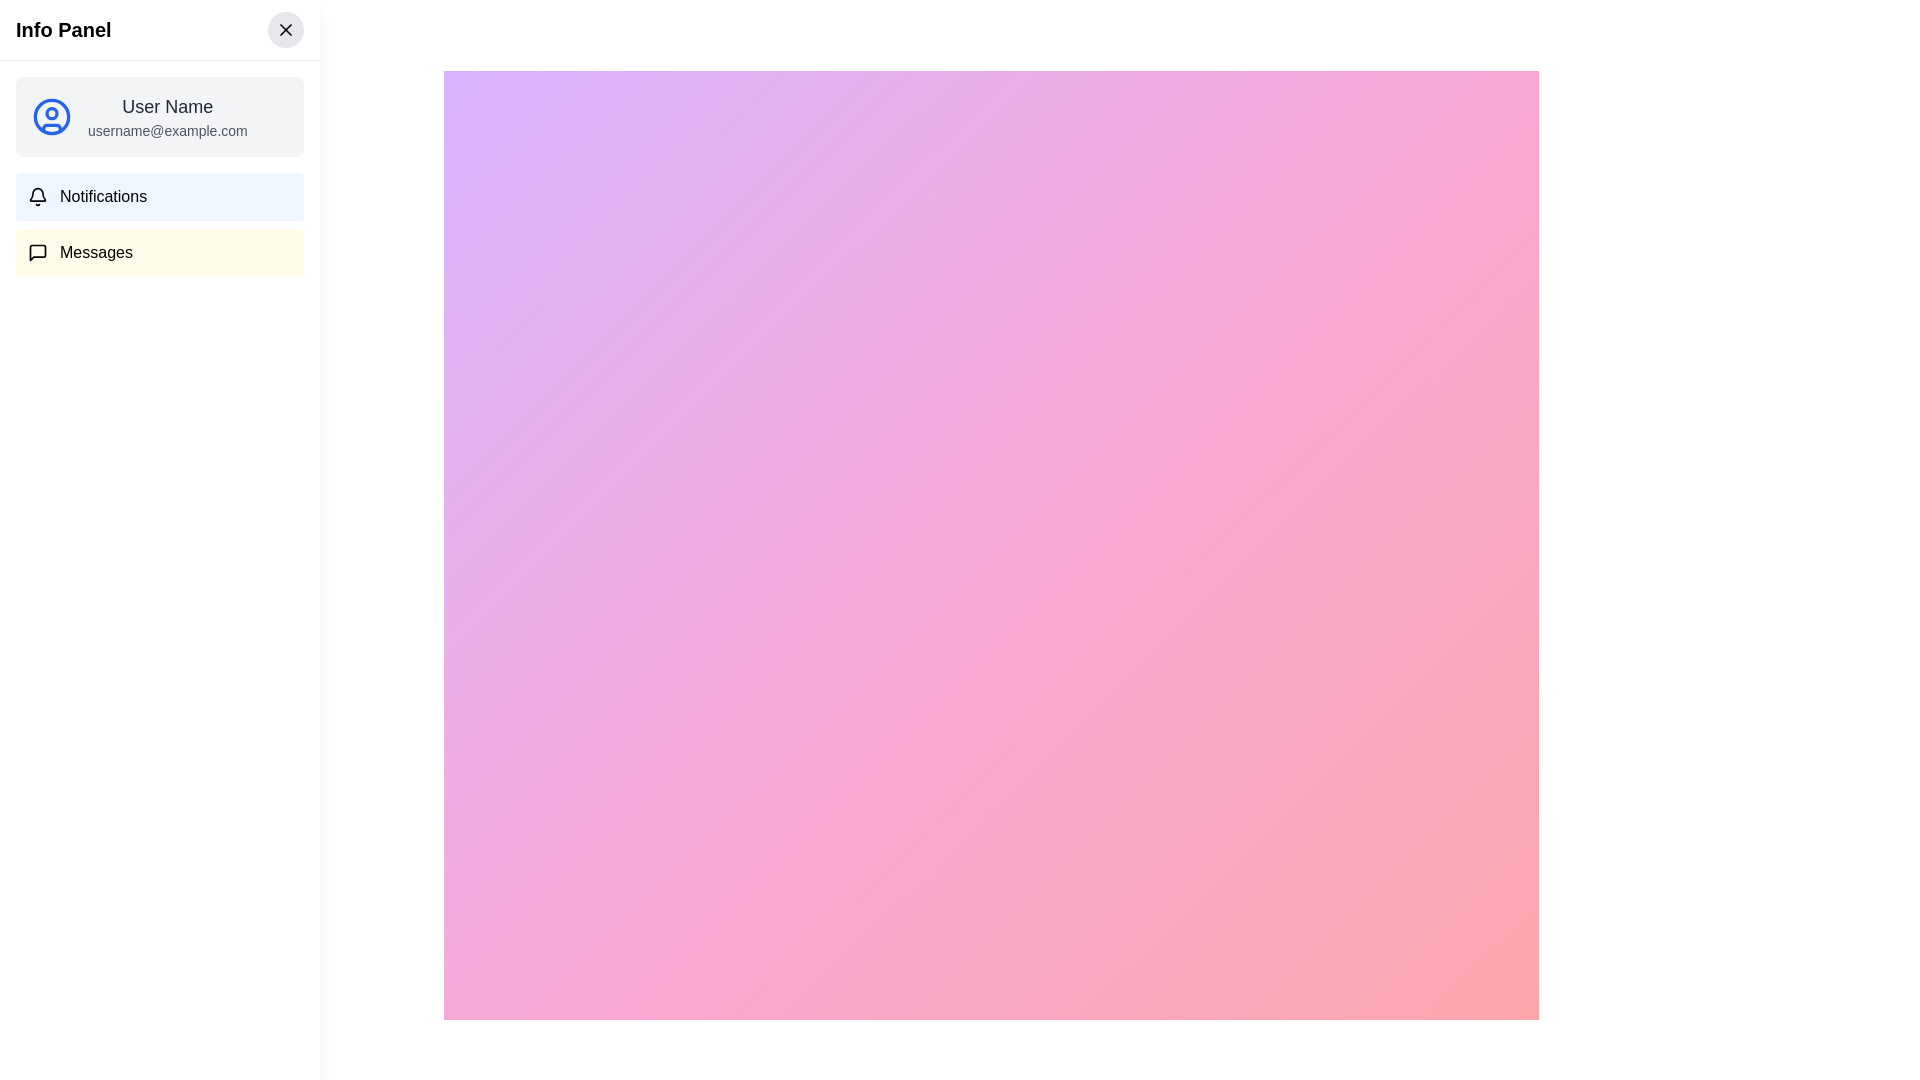 The image size is (1920, 1080). I want to click on the notifications button located below the user information section and above the Messages button for keyboard interaction, so click(158, 196).